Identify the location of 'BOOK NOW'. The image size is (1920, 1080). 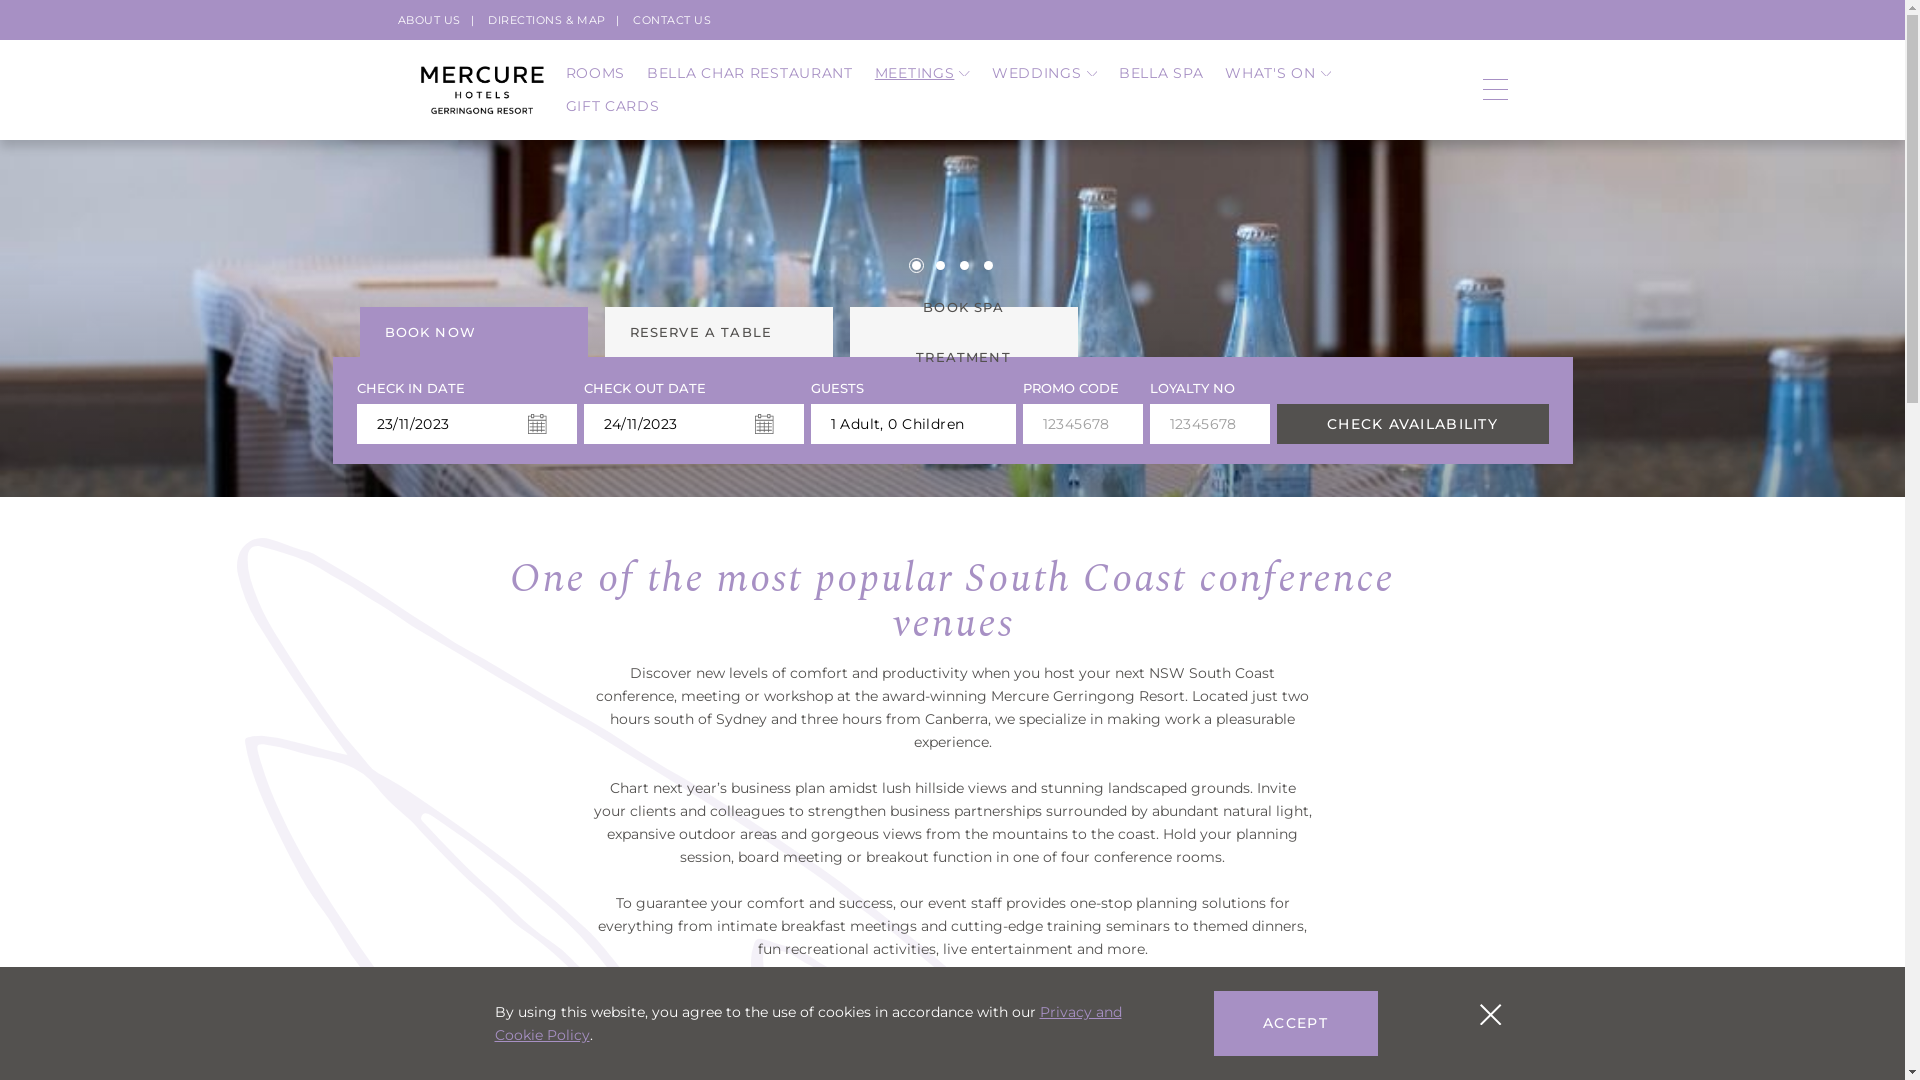
(473, 330).